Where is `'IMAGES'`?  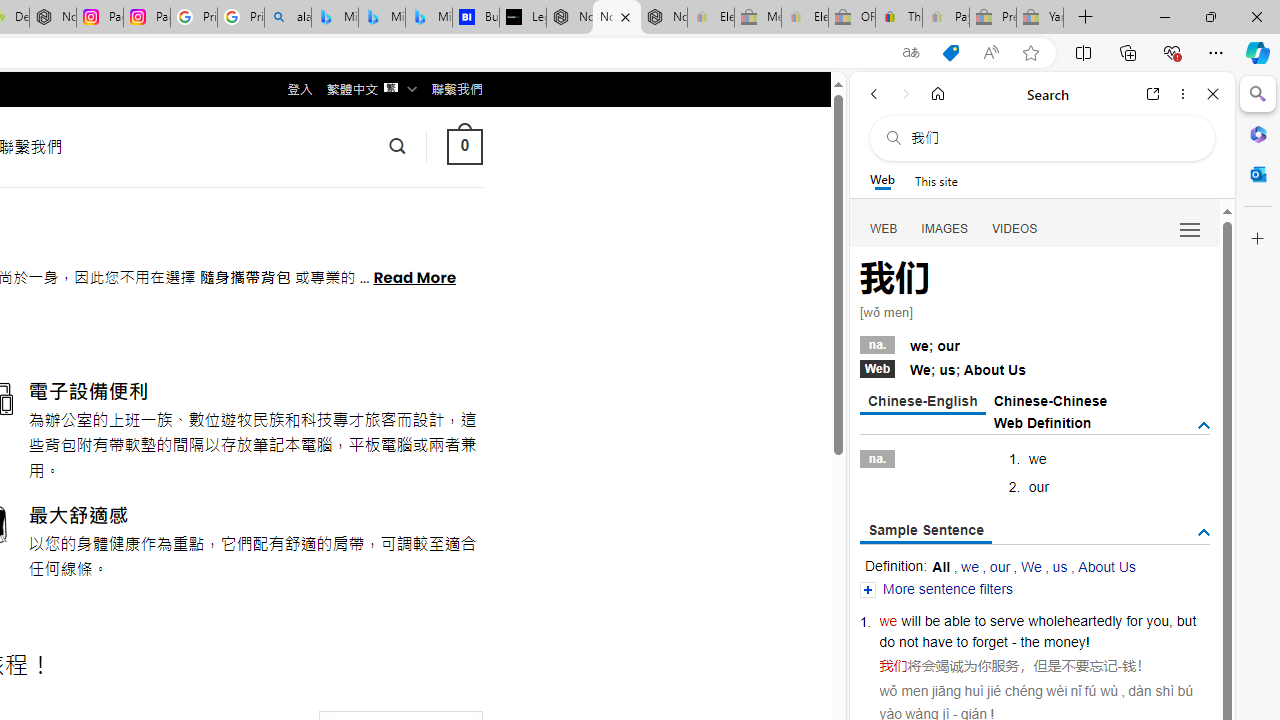
'IMAGES' is located at coordinates (944, 227).